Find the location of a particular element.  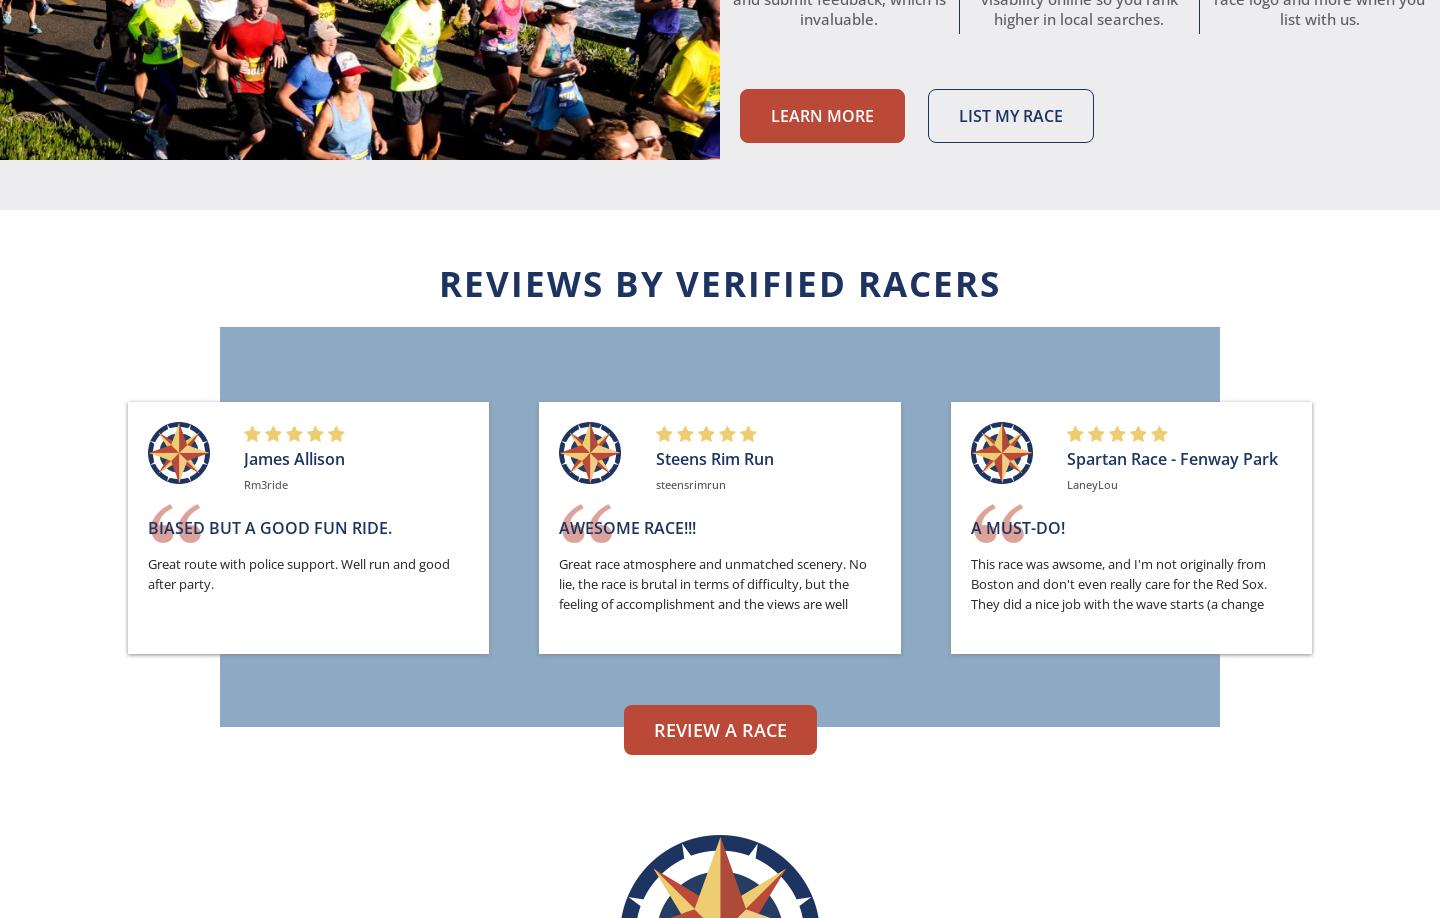

'A Must-Do!' is located at coordinates (1016, 528).